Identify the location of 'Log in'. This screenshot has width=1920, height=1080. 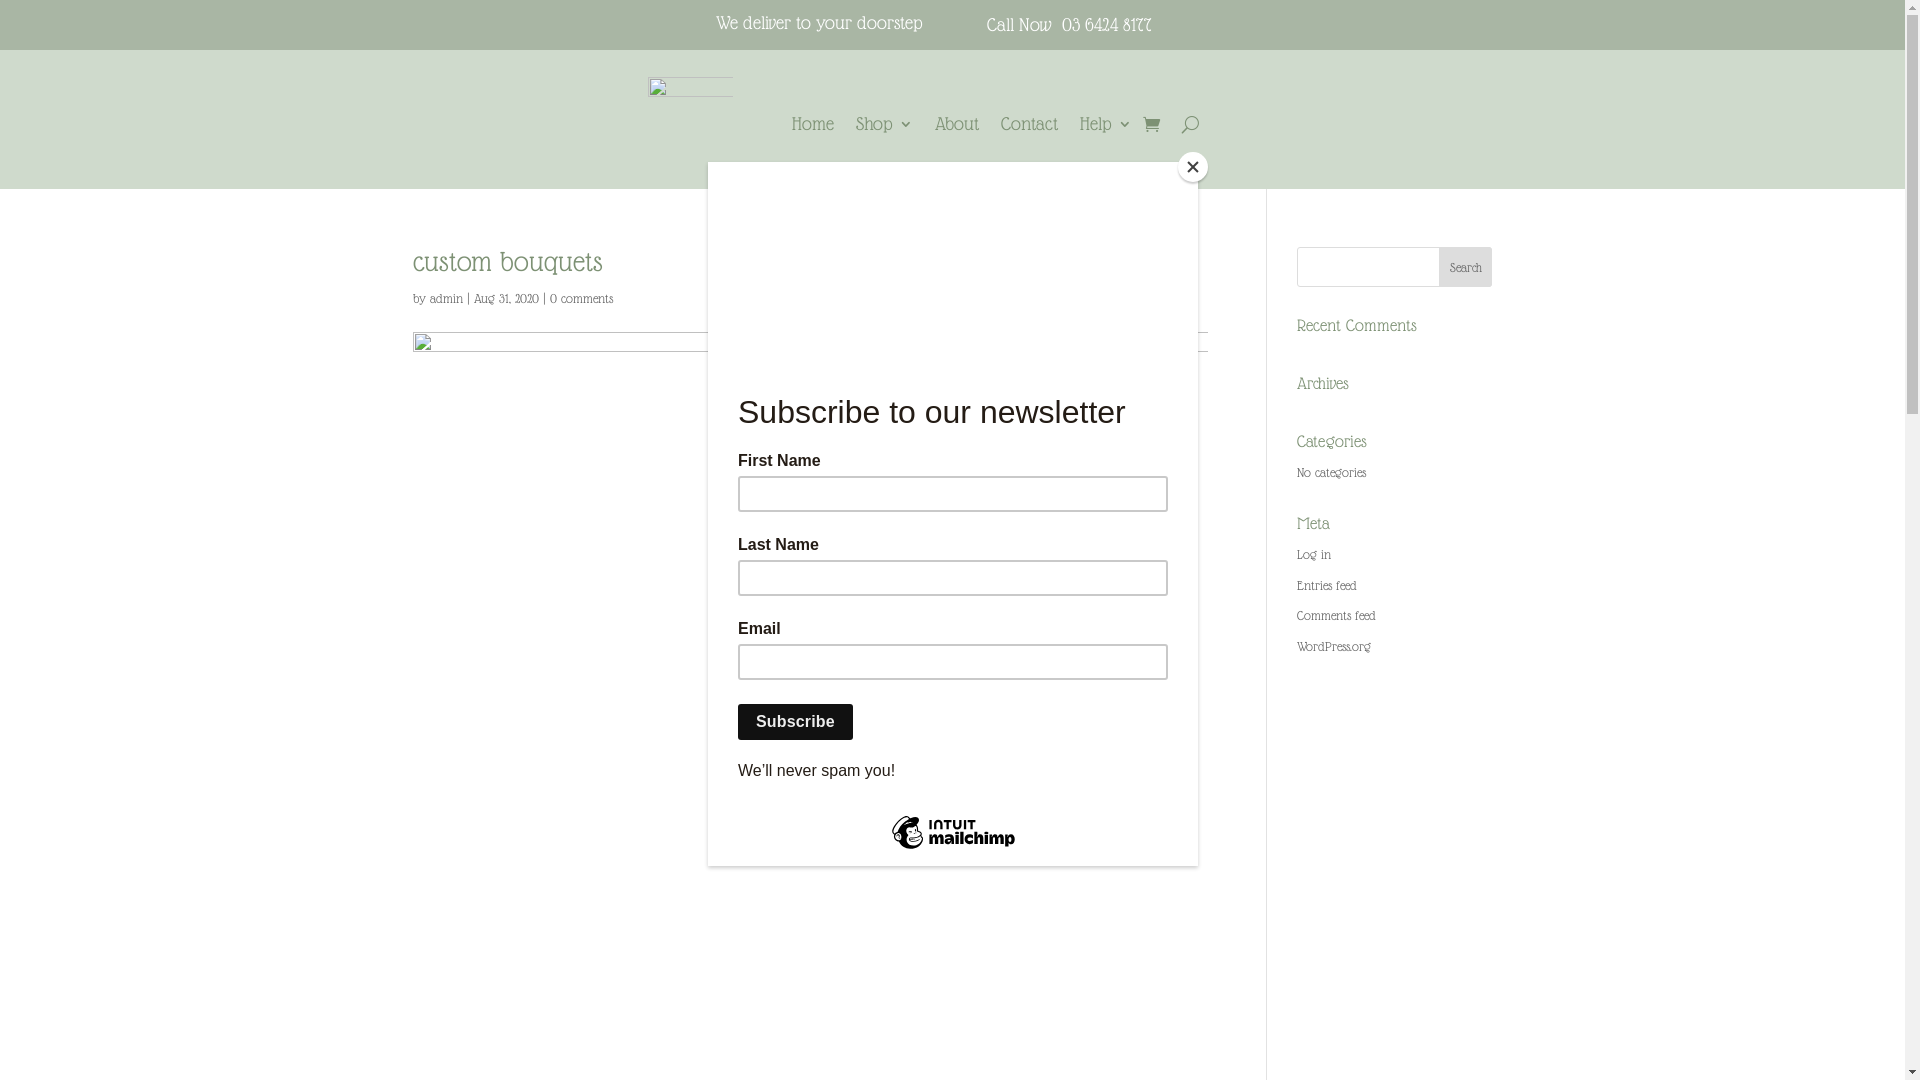
(1314, 554).